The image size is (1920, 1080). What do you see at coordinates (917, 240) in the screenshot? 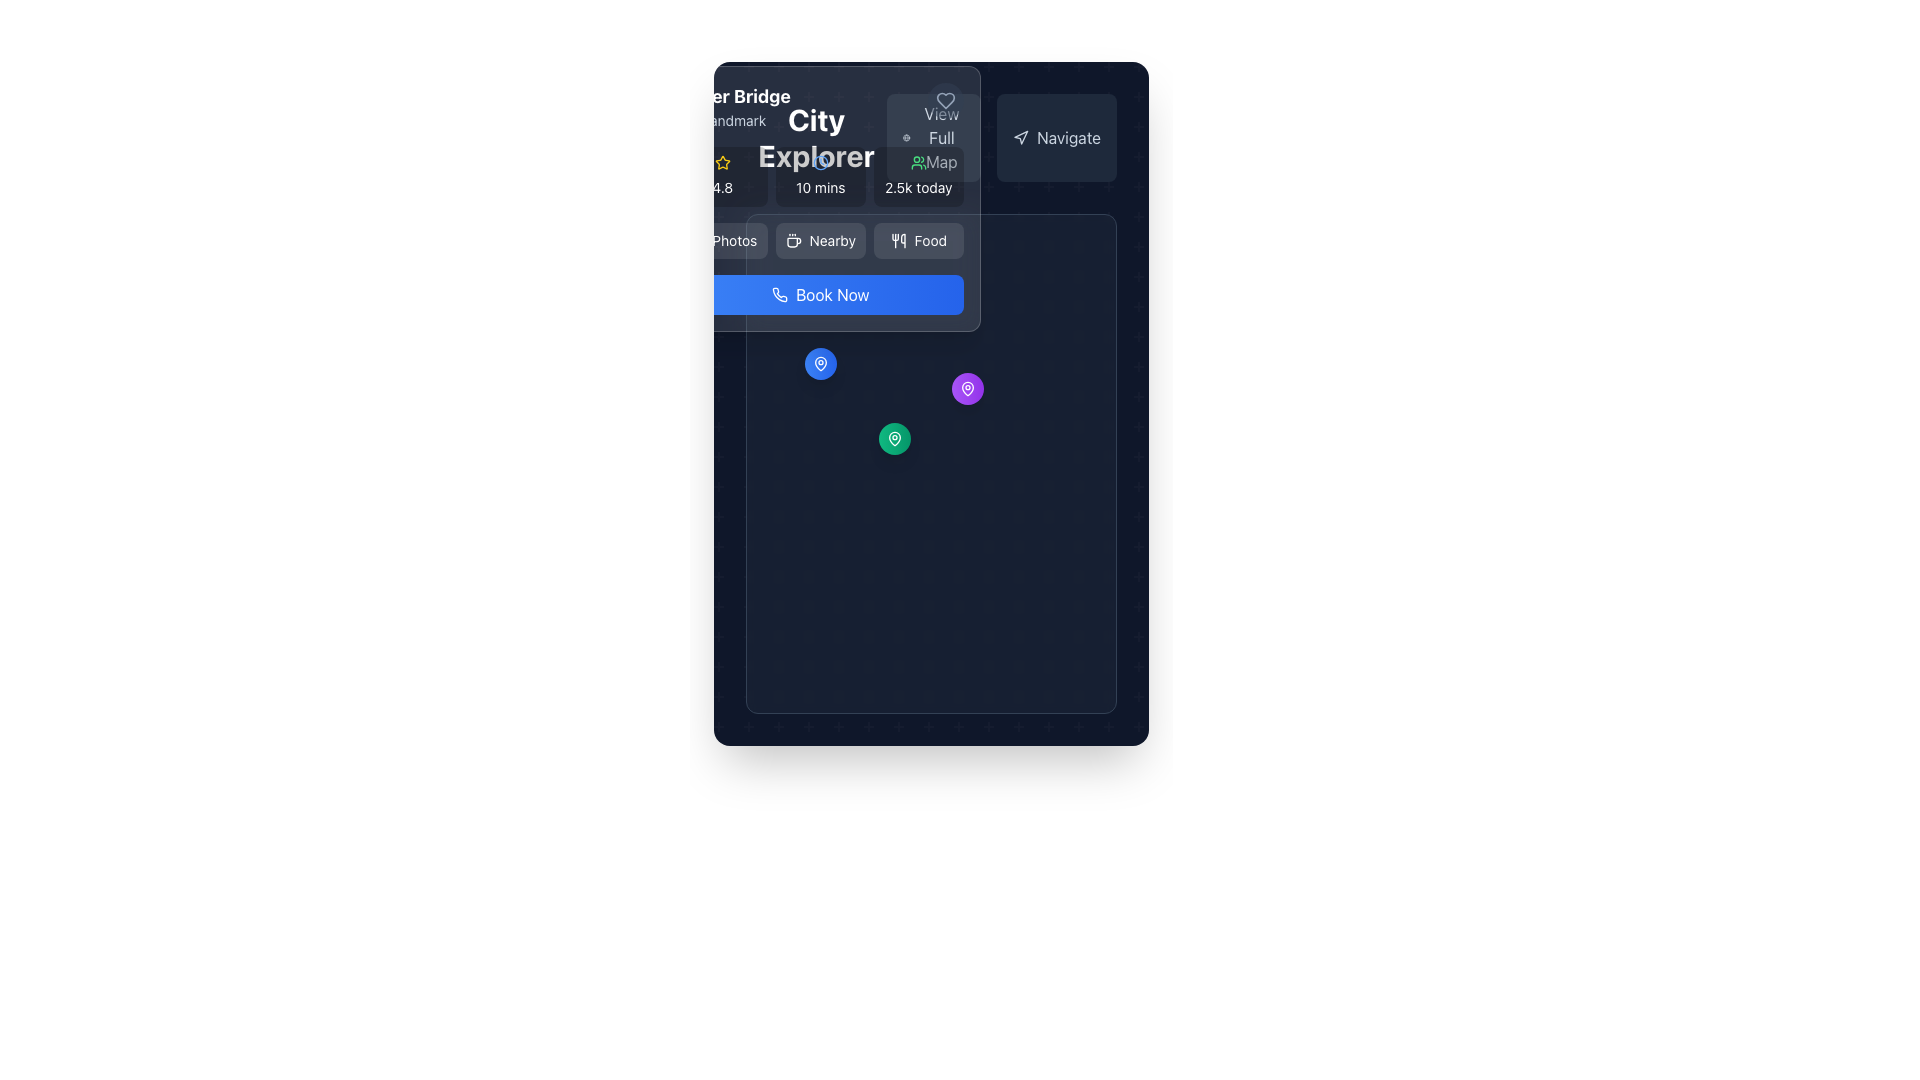
I see `the fourth button from the left, which serves as a navigation option to the food section` at bounding box center [917, 240].